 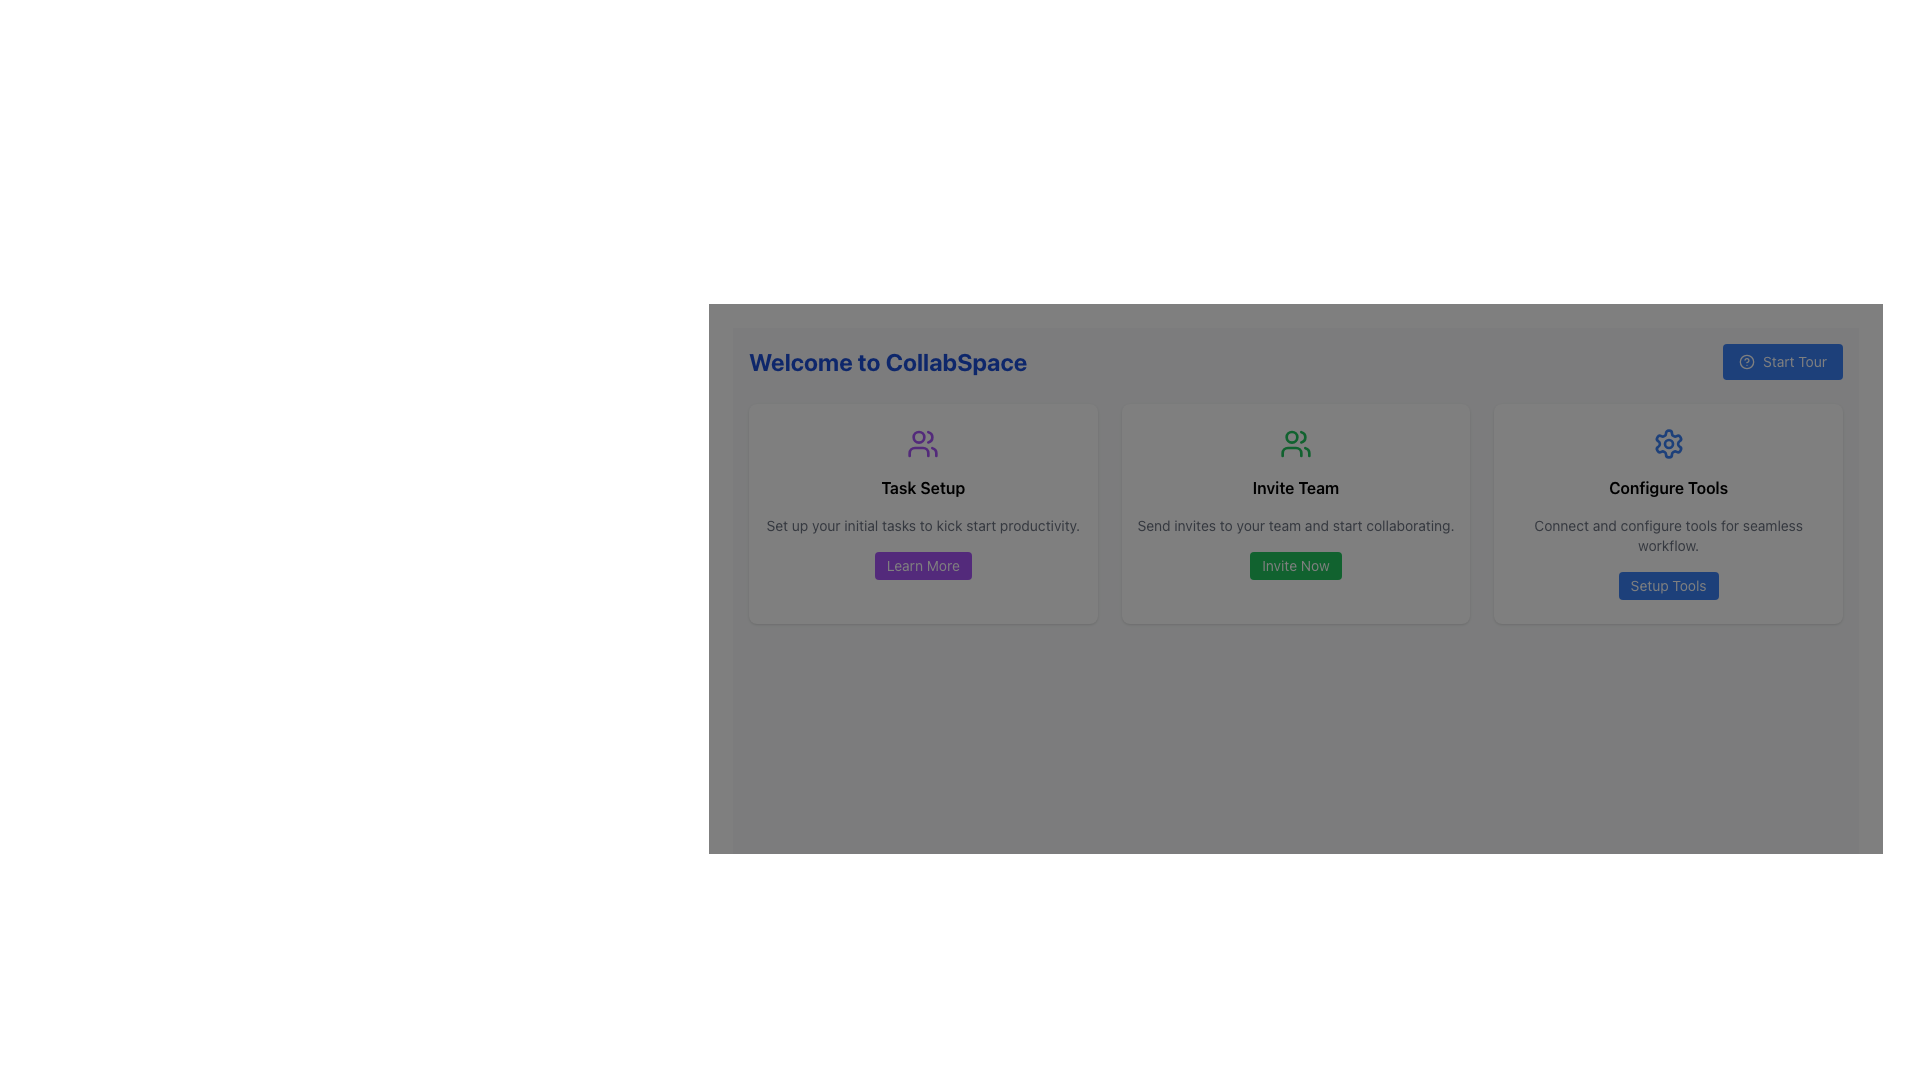 What do you see at coordinates (1668, 442) in the screenshot?
I see `the blue gear icon located in the 'Configure Tools' section at the top right of the interface, using it as a visual indicator for interactive design` at bounding box center [1668, 442].